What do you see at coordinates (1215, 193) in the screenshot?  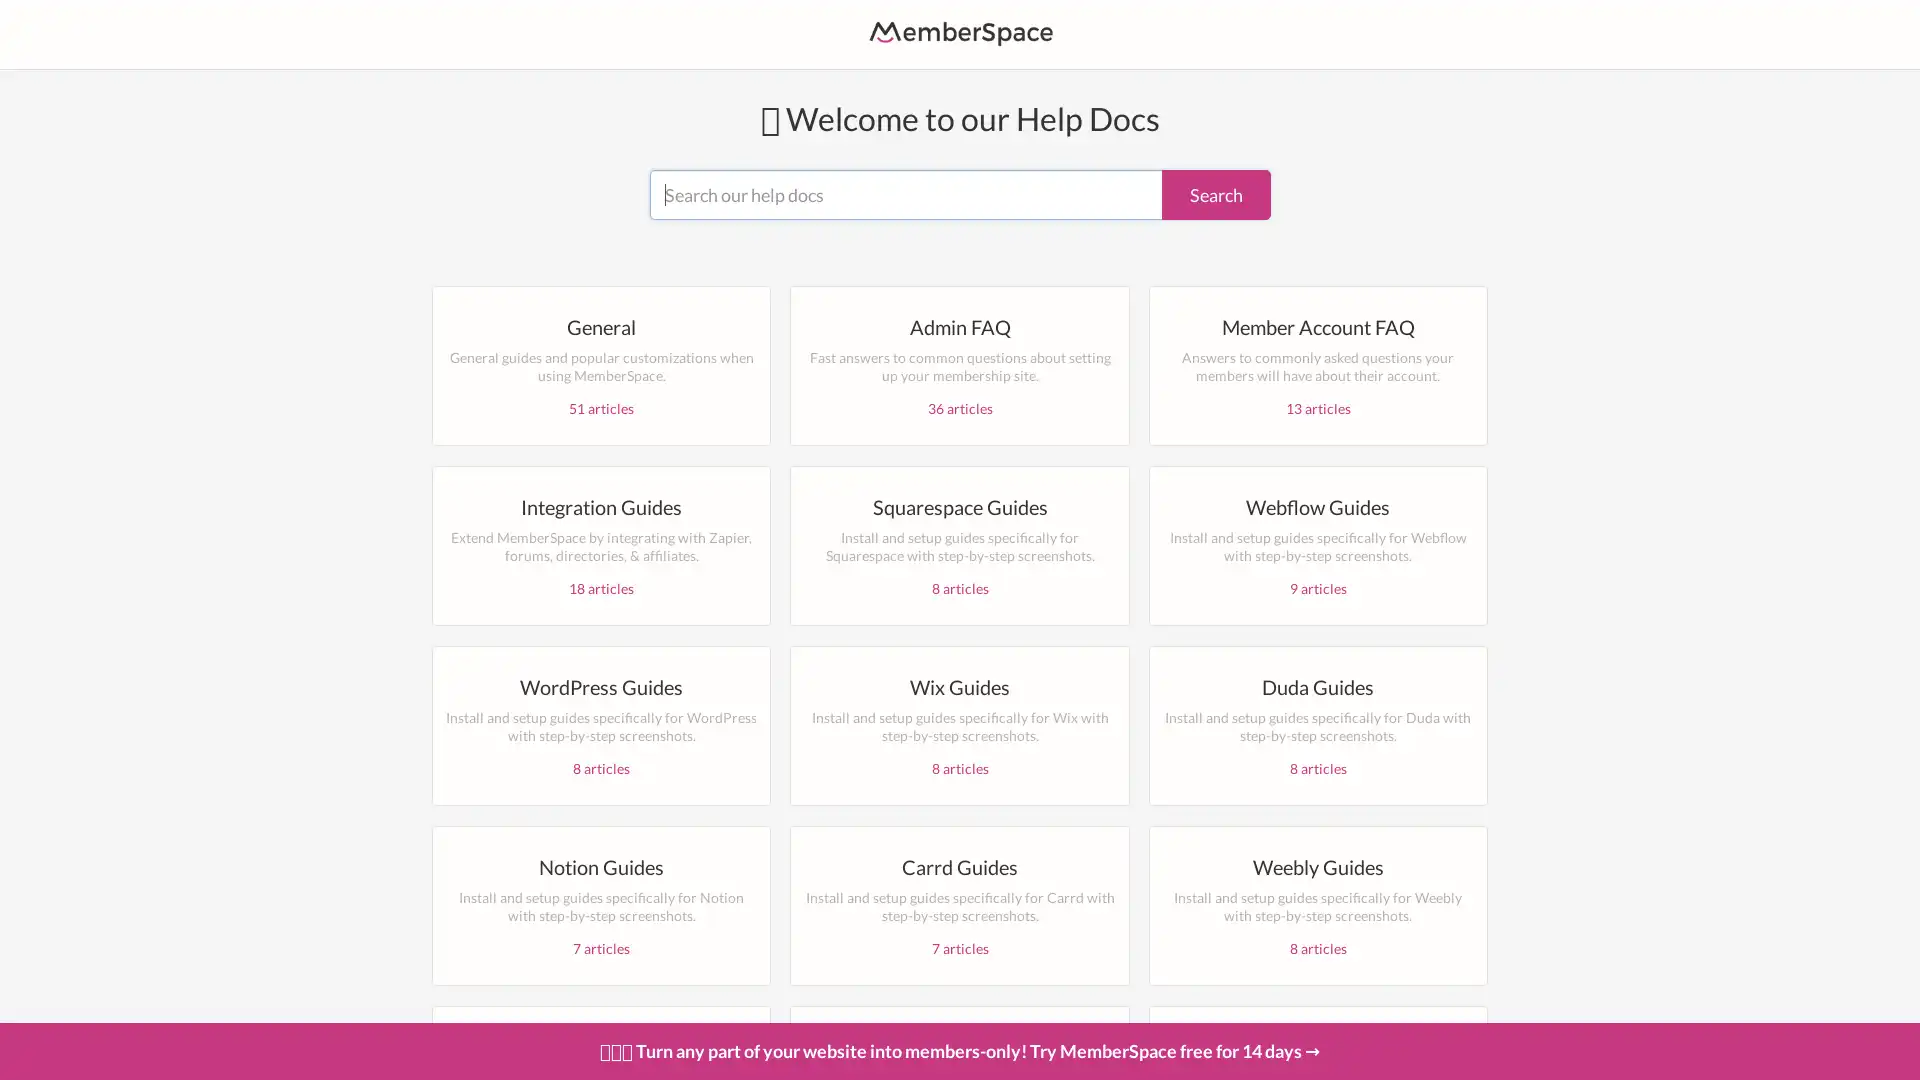 I see `Search` at bounding box center [1215, 193].